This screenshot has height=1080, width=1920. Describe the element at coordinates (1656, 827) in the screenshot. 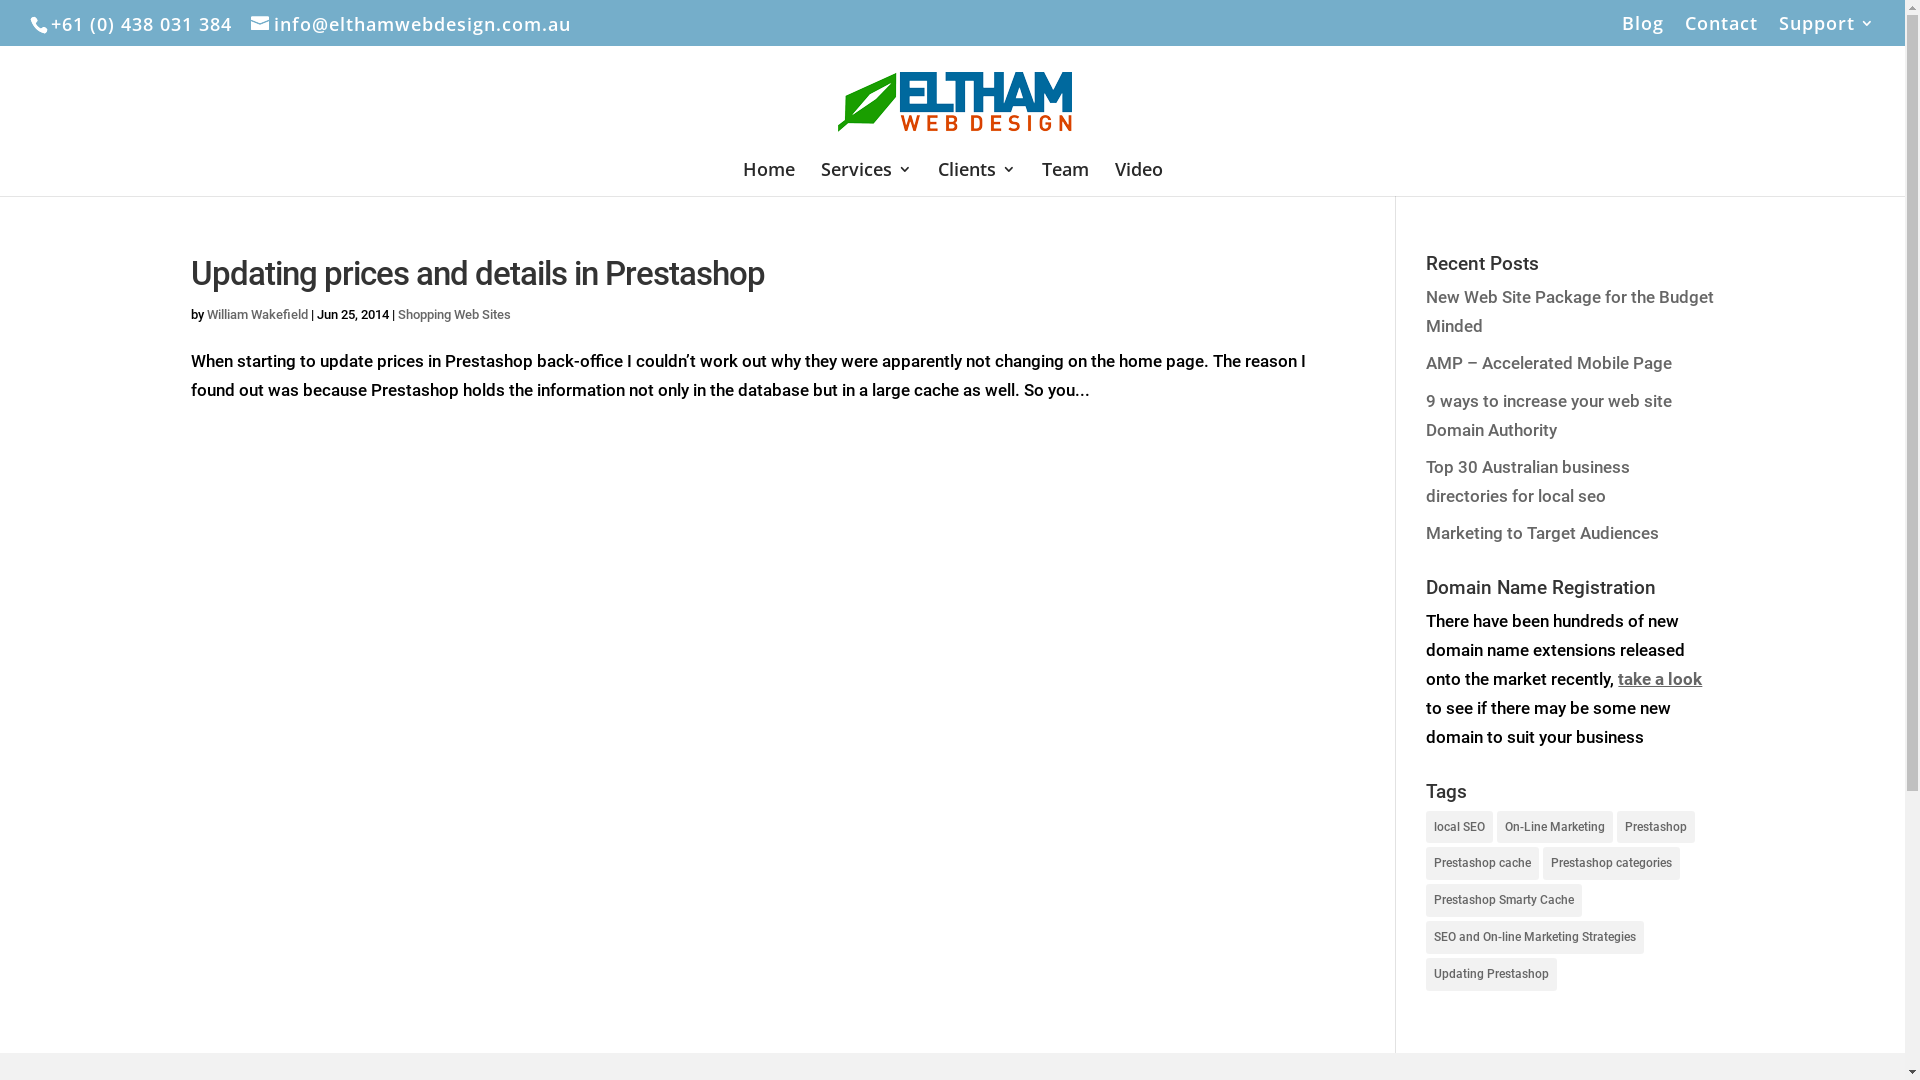

I see `'Prestashop'` at that location.